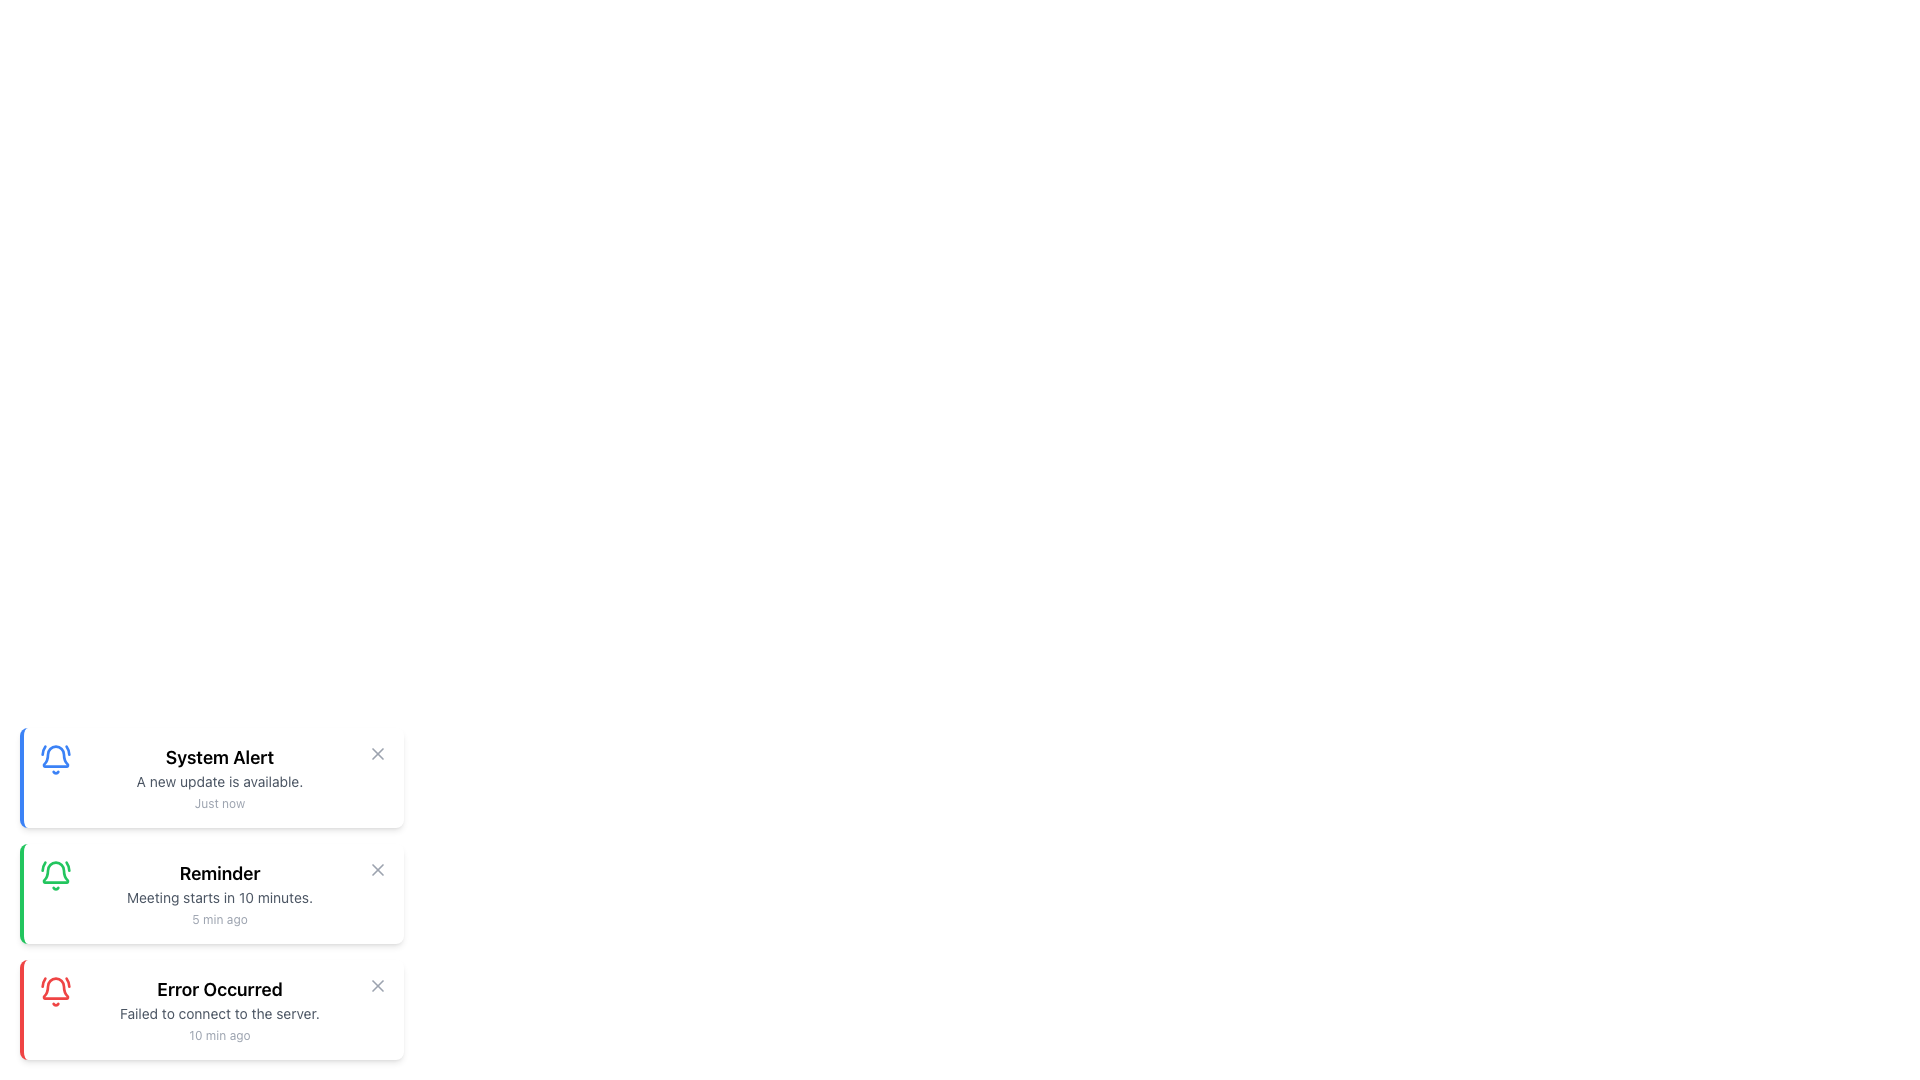 The image size is (1920, 1080). Describe the element at coordinates (220, 990) in the screenshot. I see `the error message text located at the top of the third notification card, which serves to convey an error message to the user, if it triggers any action` at that location.